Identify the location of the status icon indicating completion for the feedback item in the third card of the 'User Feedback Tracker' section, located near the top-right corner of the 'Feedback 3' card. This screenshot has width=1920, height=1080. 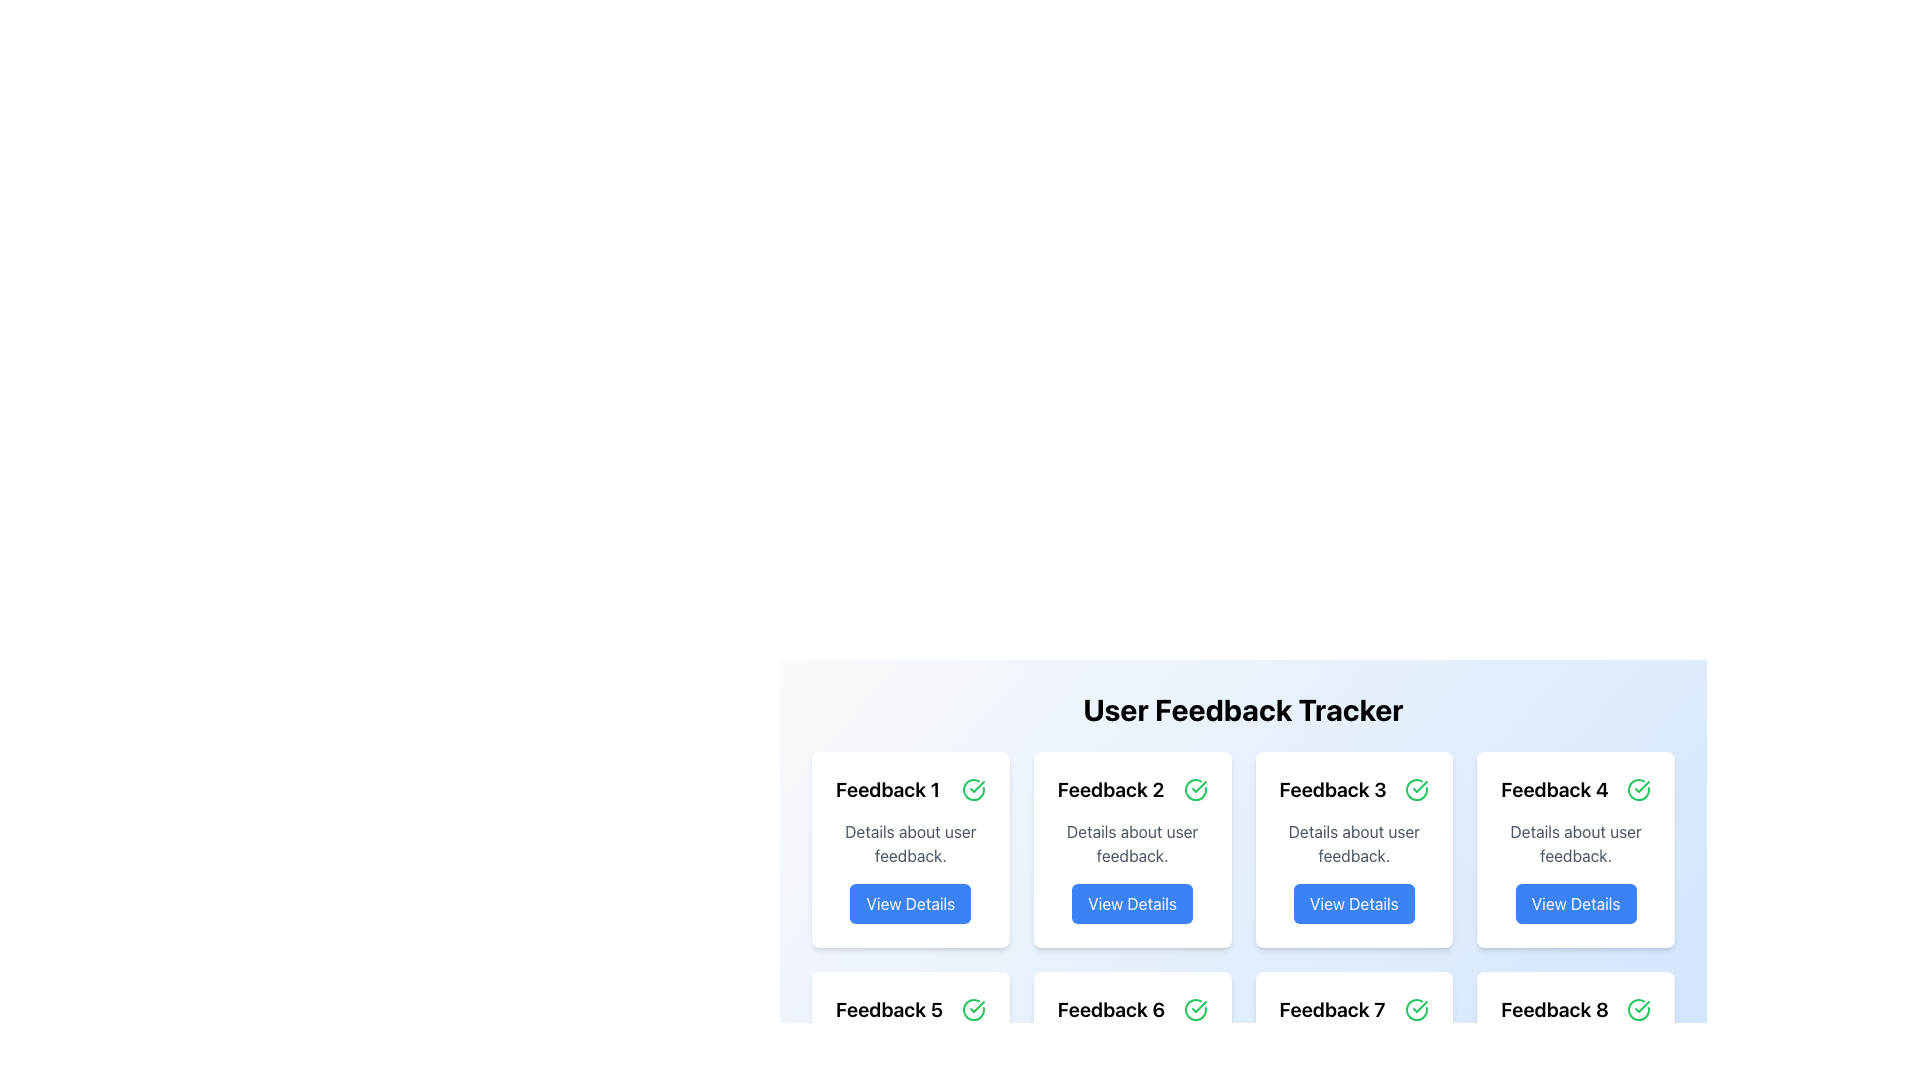
(1419, 785).